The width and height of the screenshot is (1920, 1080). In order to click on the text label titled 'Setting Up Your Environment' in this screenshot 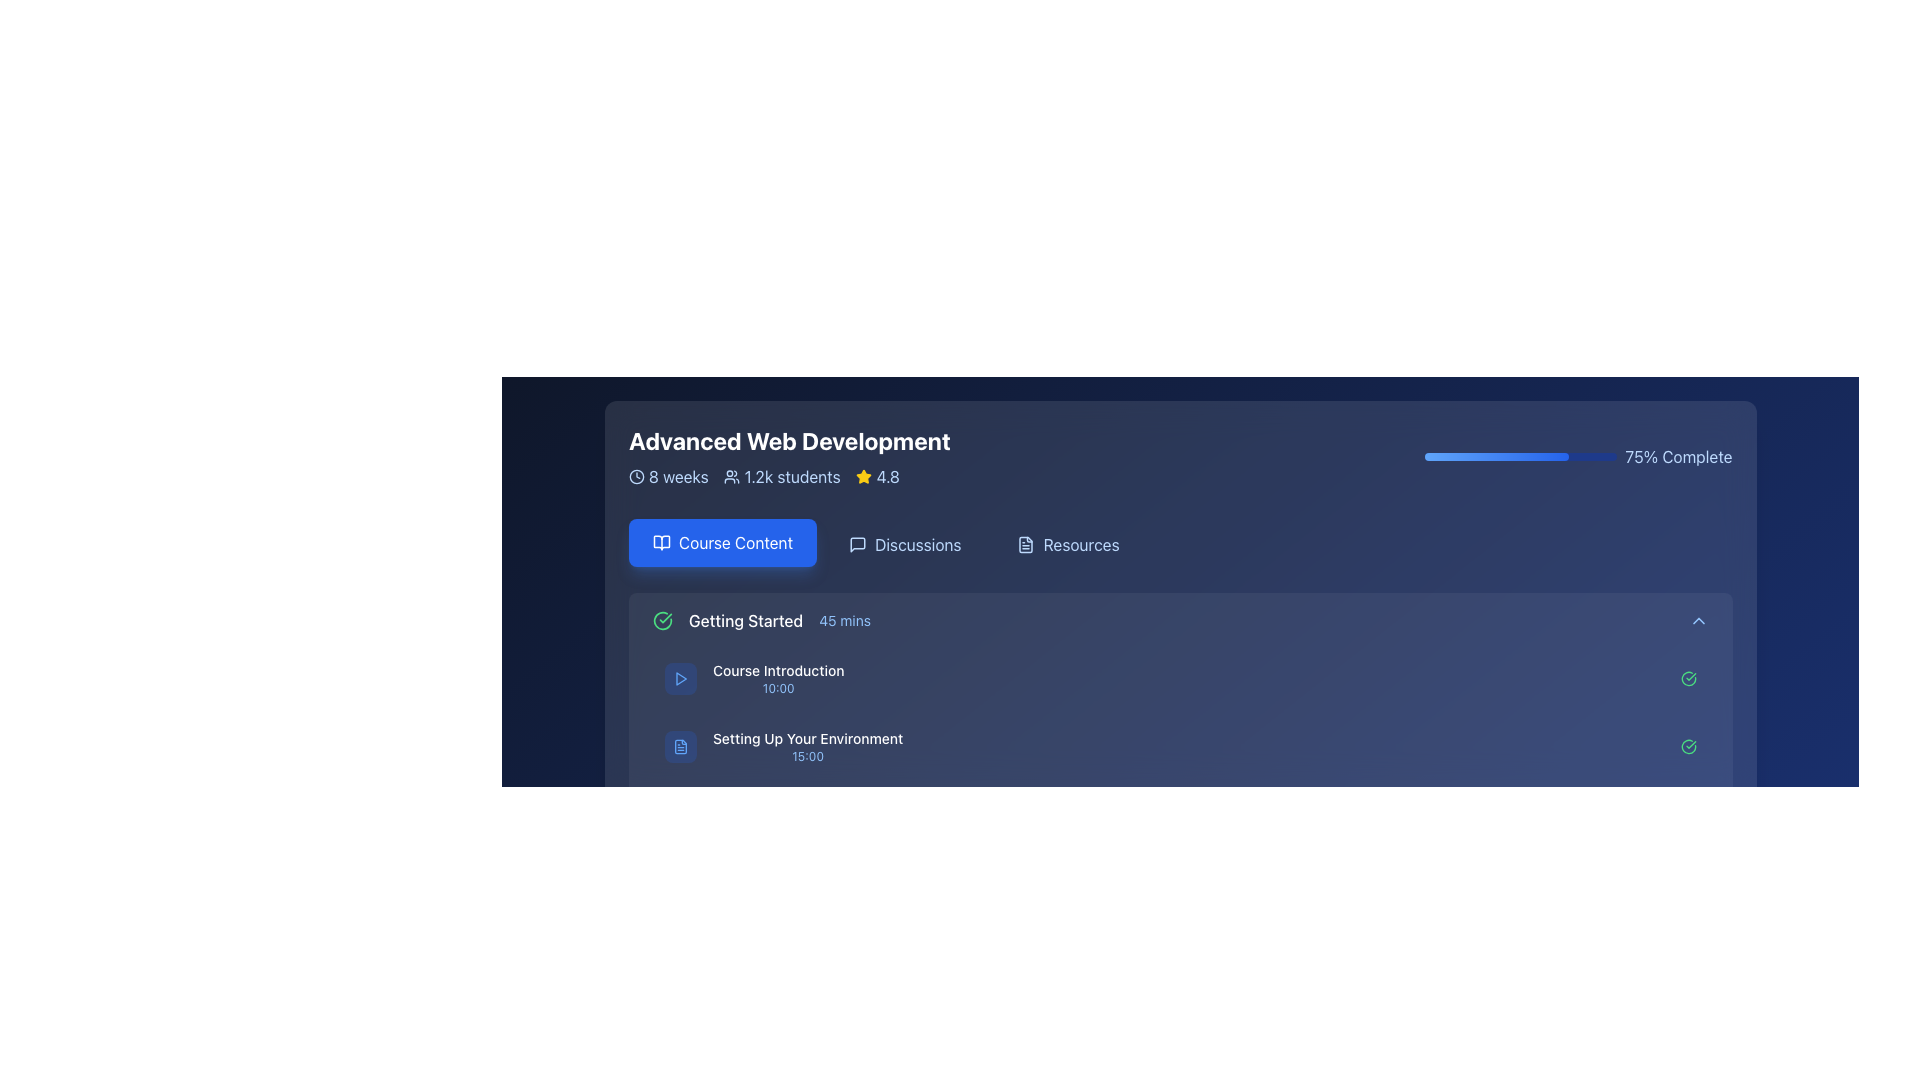, I will do `click(807, 747)`.